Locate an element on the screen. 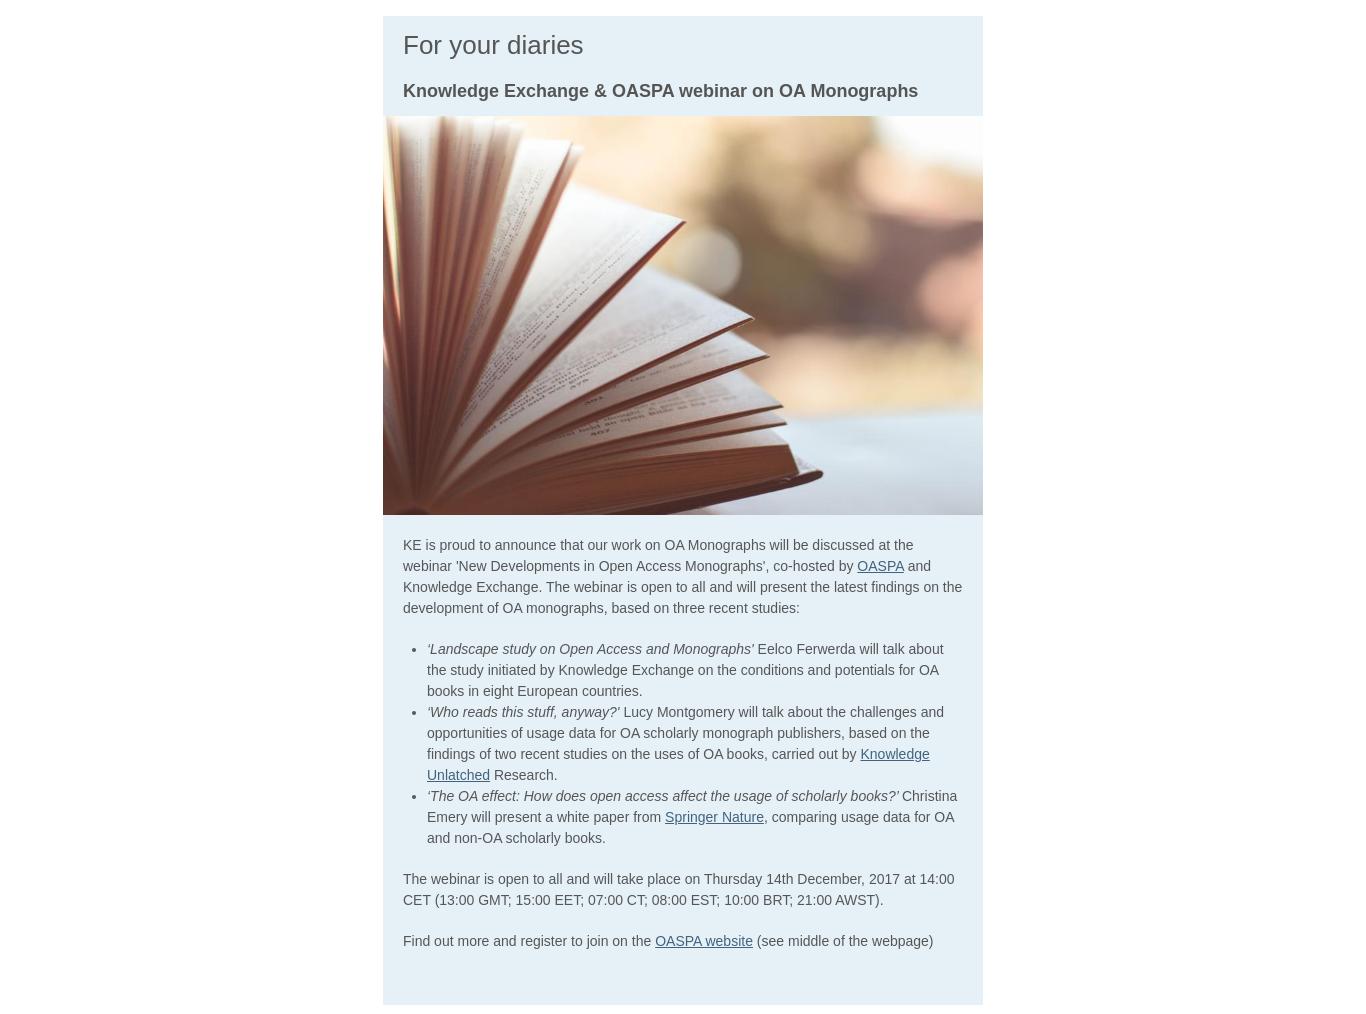 This screenshot has height=1014, width=1366. 'Eelco Ferwerda will talk about the study initiated by Knowledge Exchange on the conditions and potentials for OA books in 
eight European countries.' is located at coordinates (426, 669).